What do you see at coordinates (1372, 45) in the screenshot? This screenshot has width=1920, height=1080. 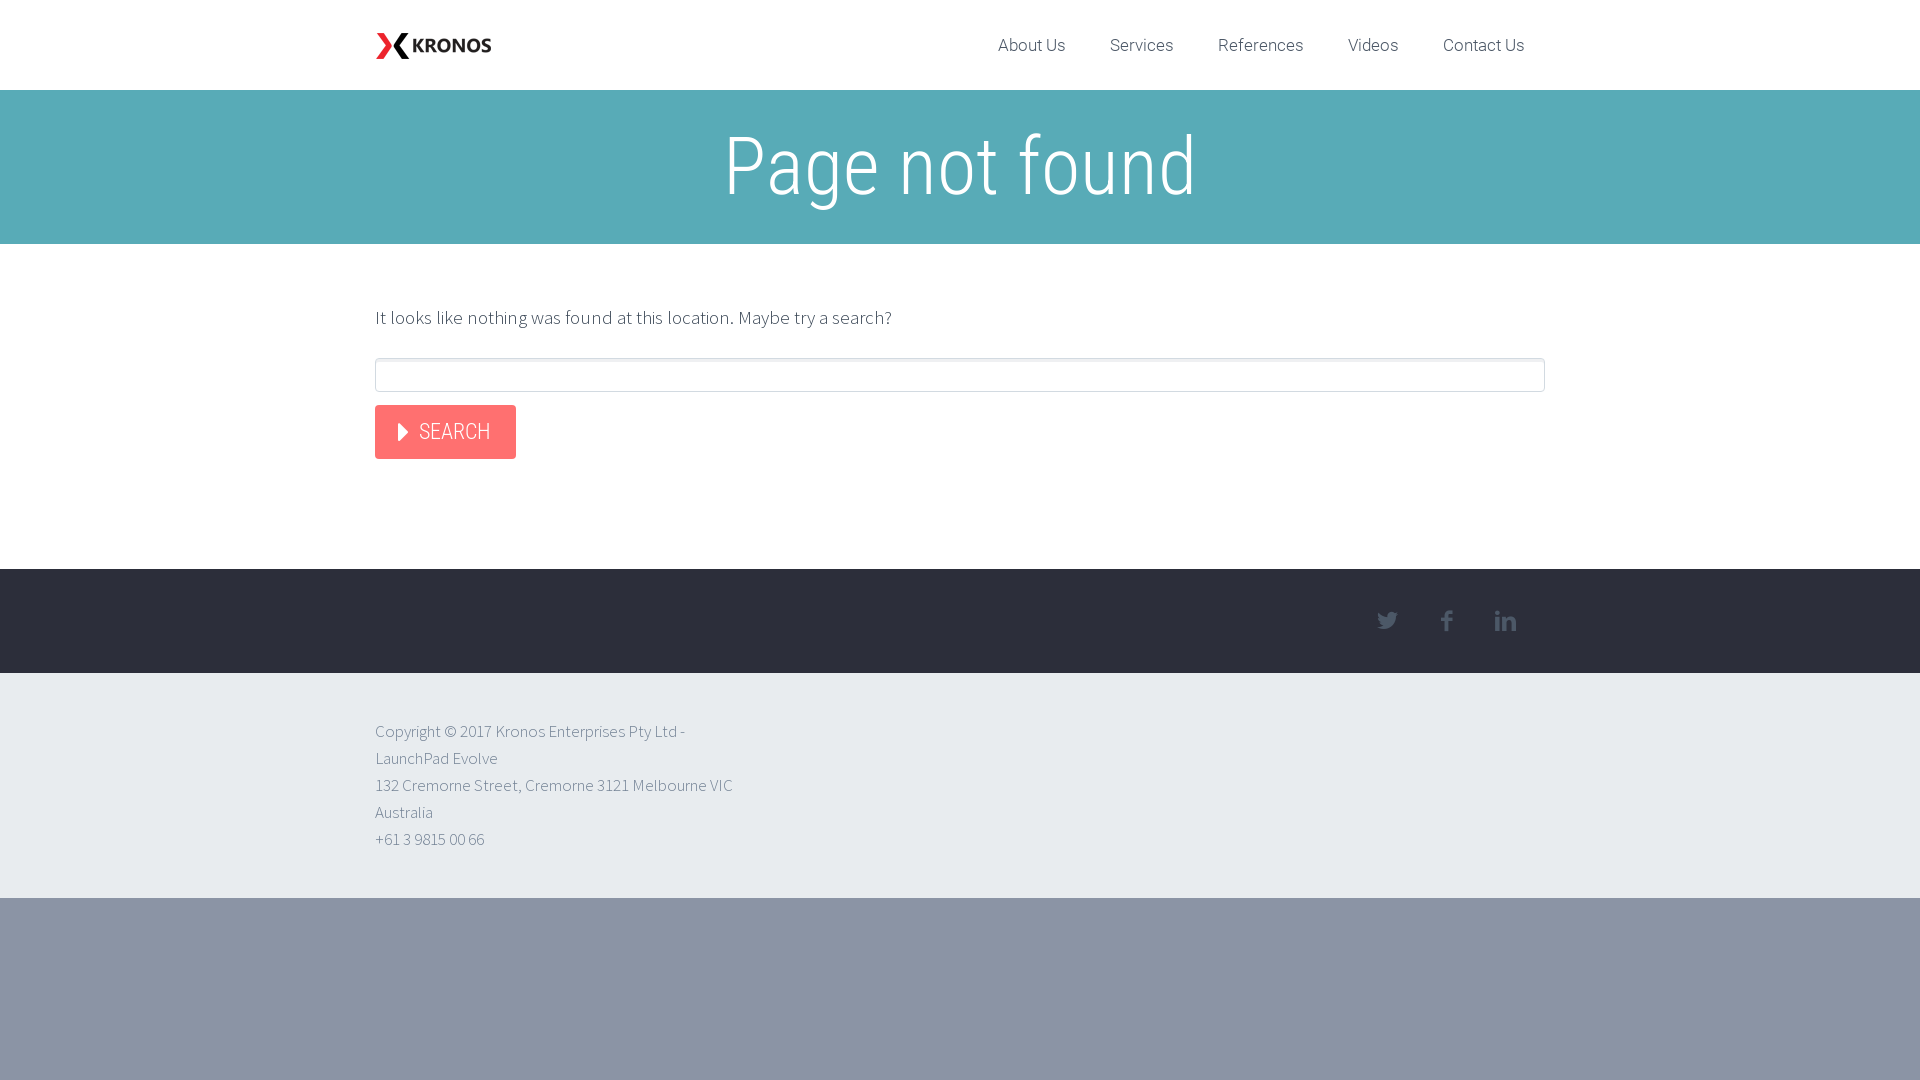 I see `'Videos'` at bounding box center [1372, 45].